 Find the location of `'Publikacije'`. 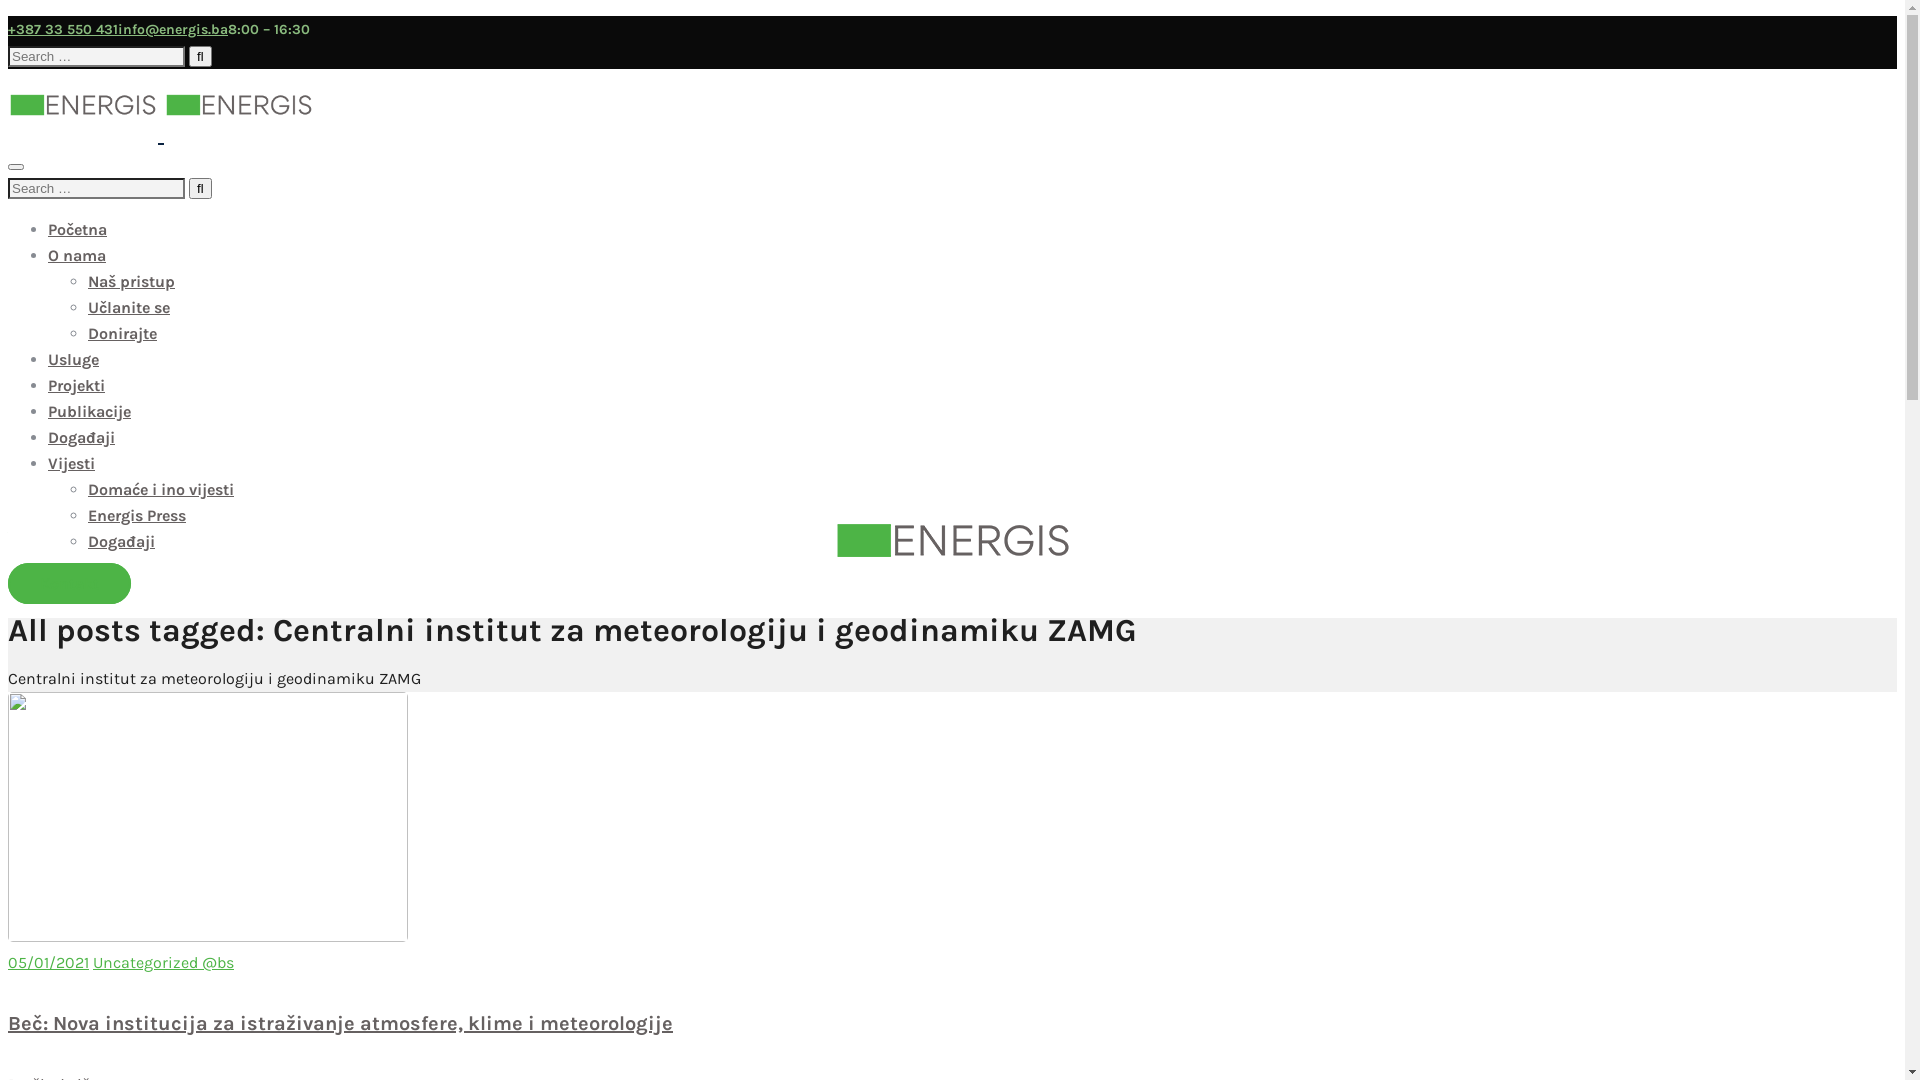

'Publikacije' is located at coordinates (88, 410).